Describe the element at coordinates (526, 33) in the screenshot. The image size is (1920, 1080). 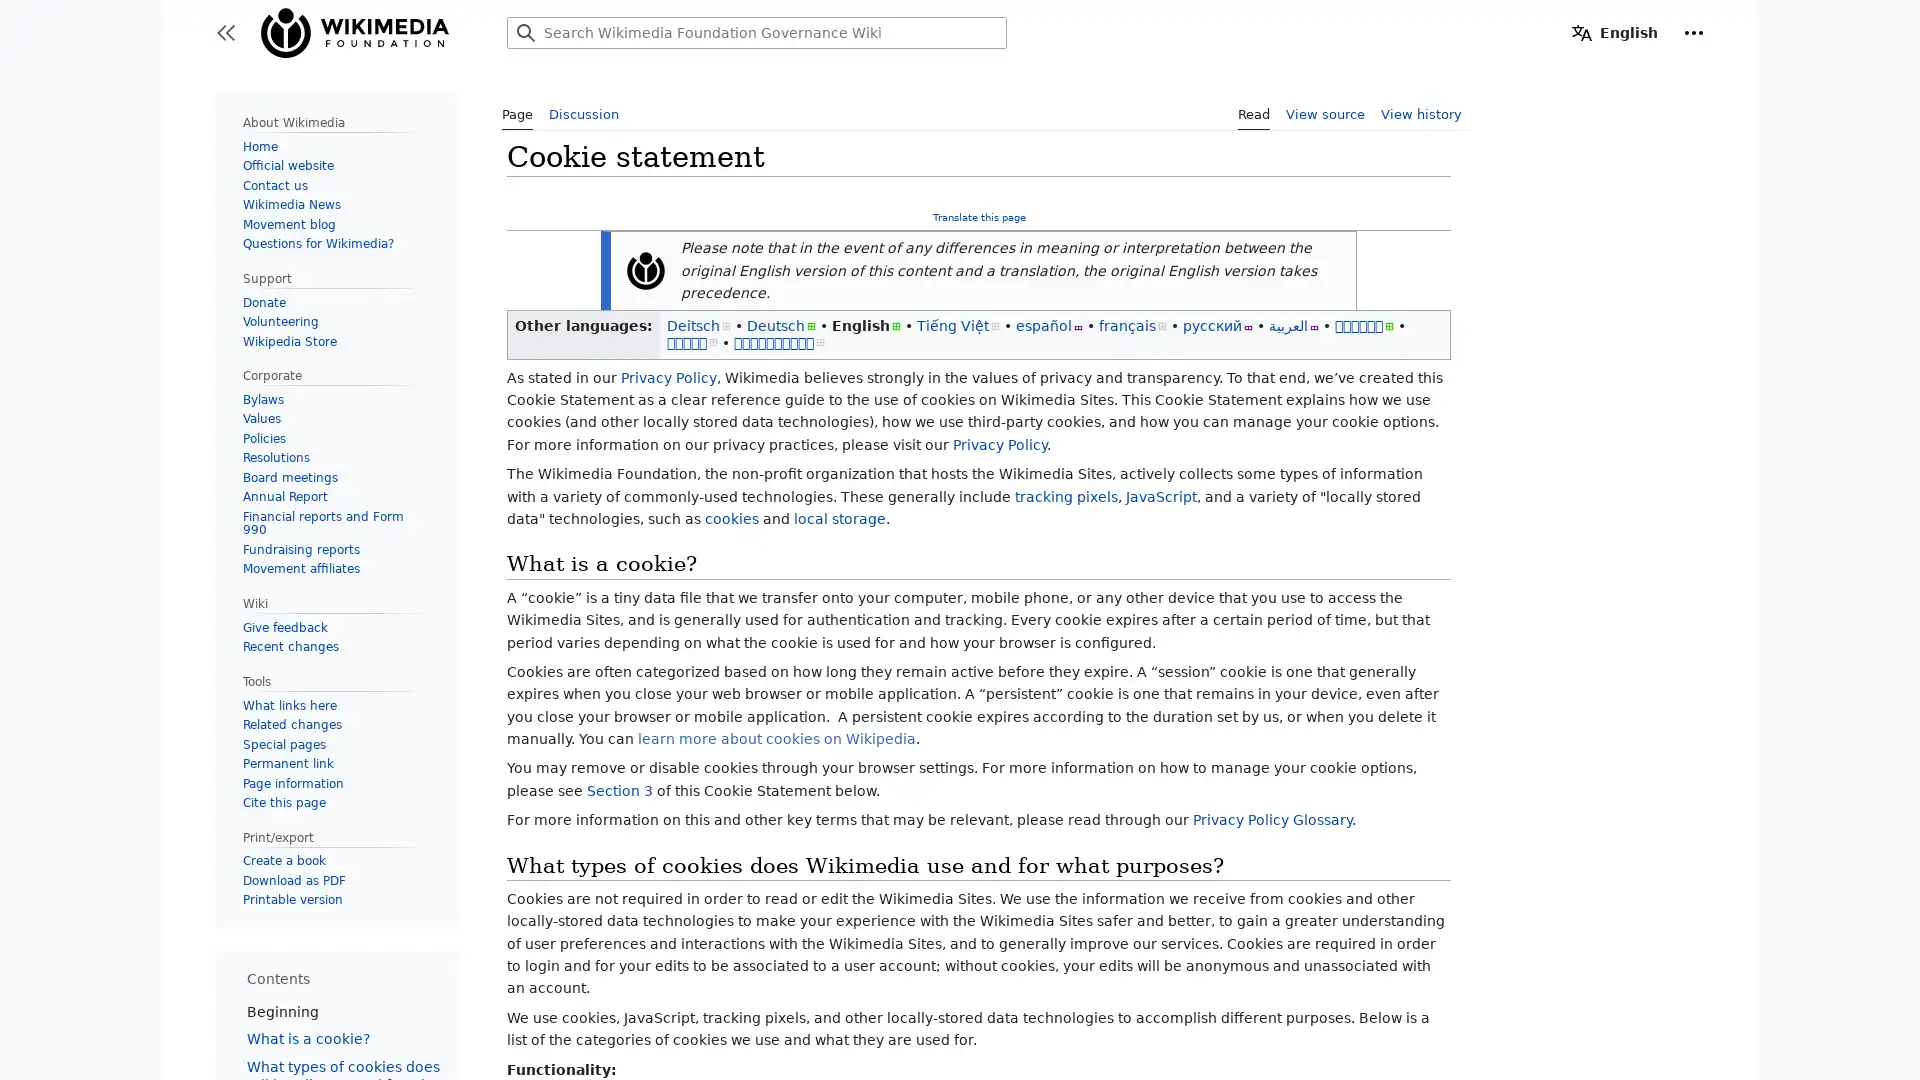
I see `Search` at that location.